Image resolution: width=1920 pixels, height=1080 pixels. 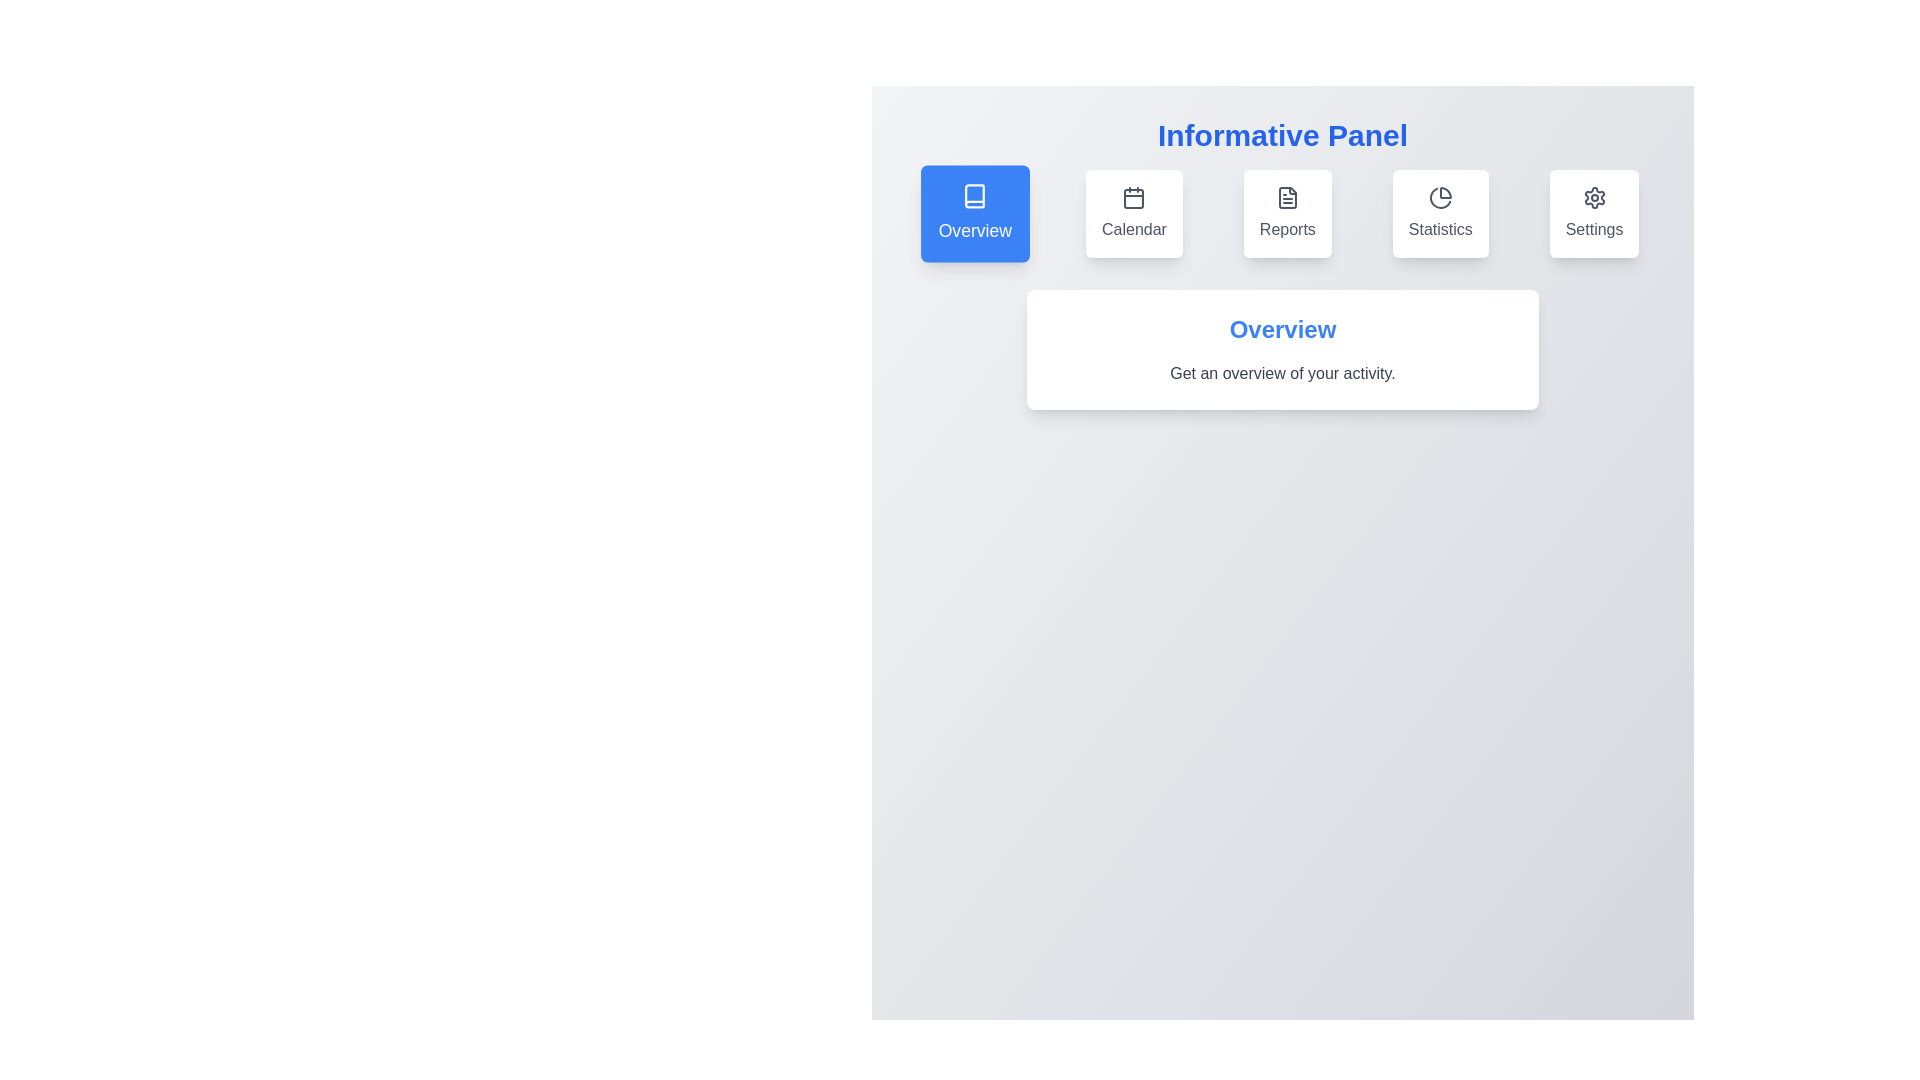 What do you see at coordinates (1134, 199) in the screenshot?
I see `the rounded rectangle area within the calendar icon, which is the second element from the left in the top navigation area` at bounding box center [1134, 199].